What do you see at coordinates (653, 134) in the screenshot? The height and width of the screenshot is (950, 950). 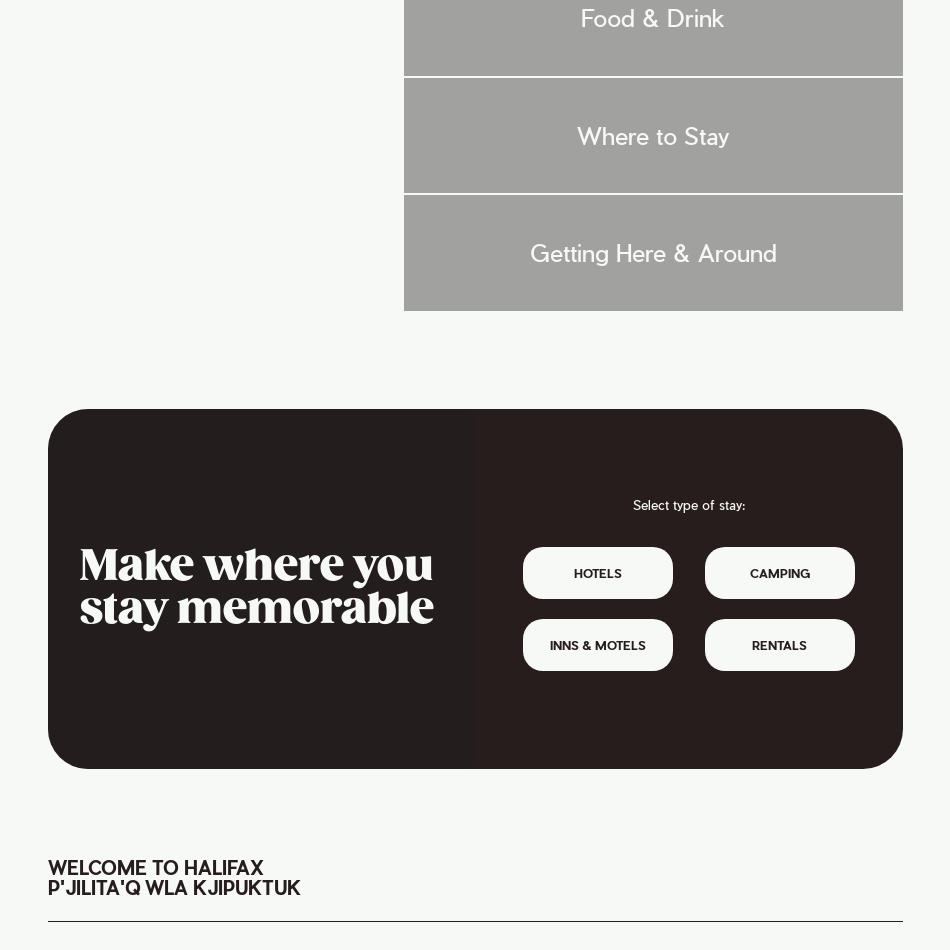 I see `'Where to Stay'` at bounding box center [653, 134].